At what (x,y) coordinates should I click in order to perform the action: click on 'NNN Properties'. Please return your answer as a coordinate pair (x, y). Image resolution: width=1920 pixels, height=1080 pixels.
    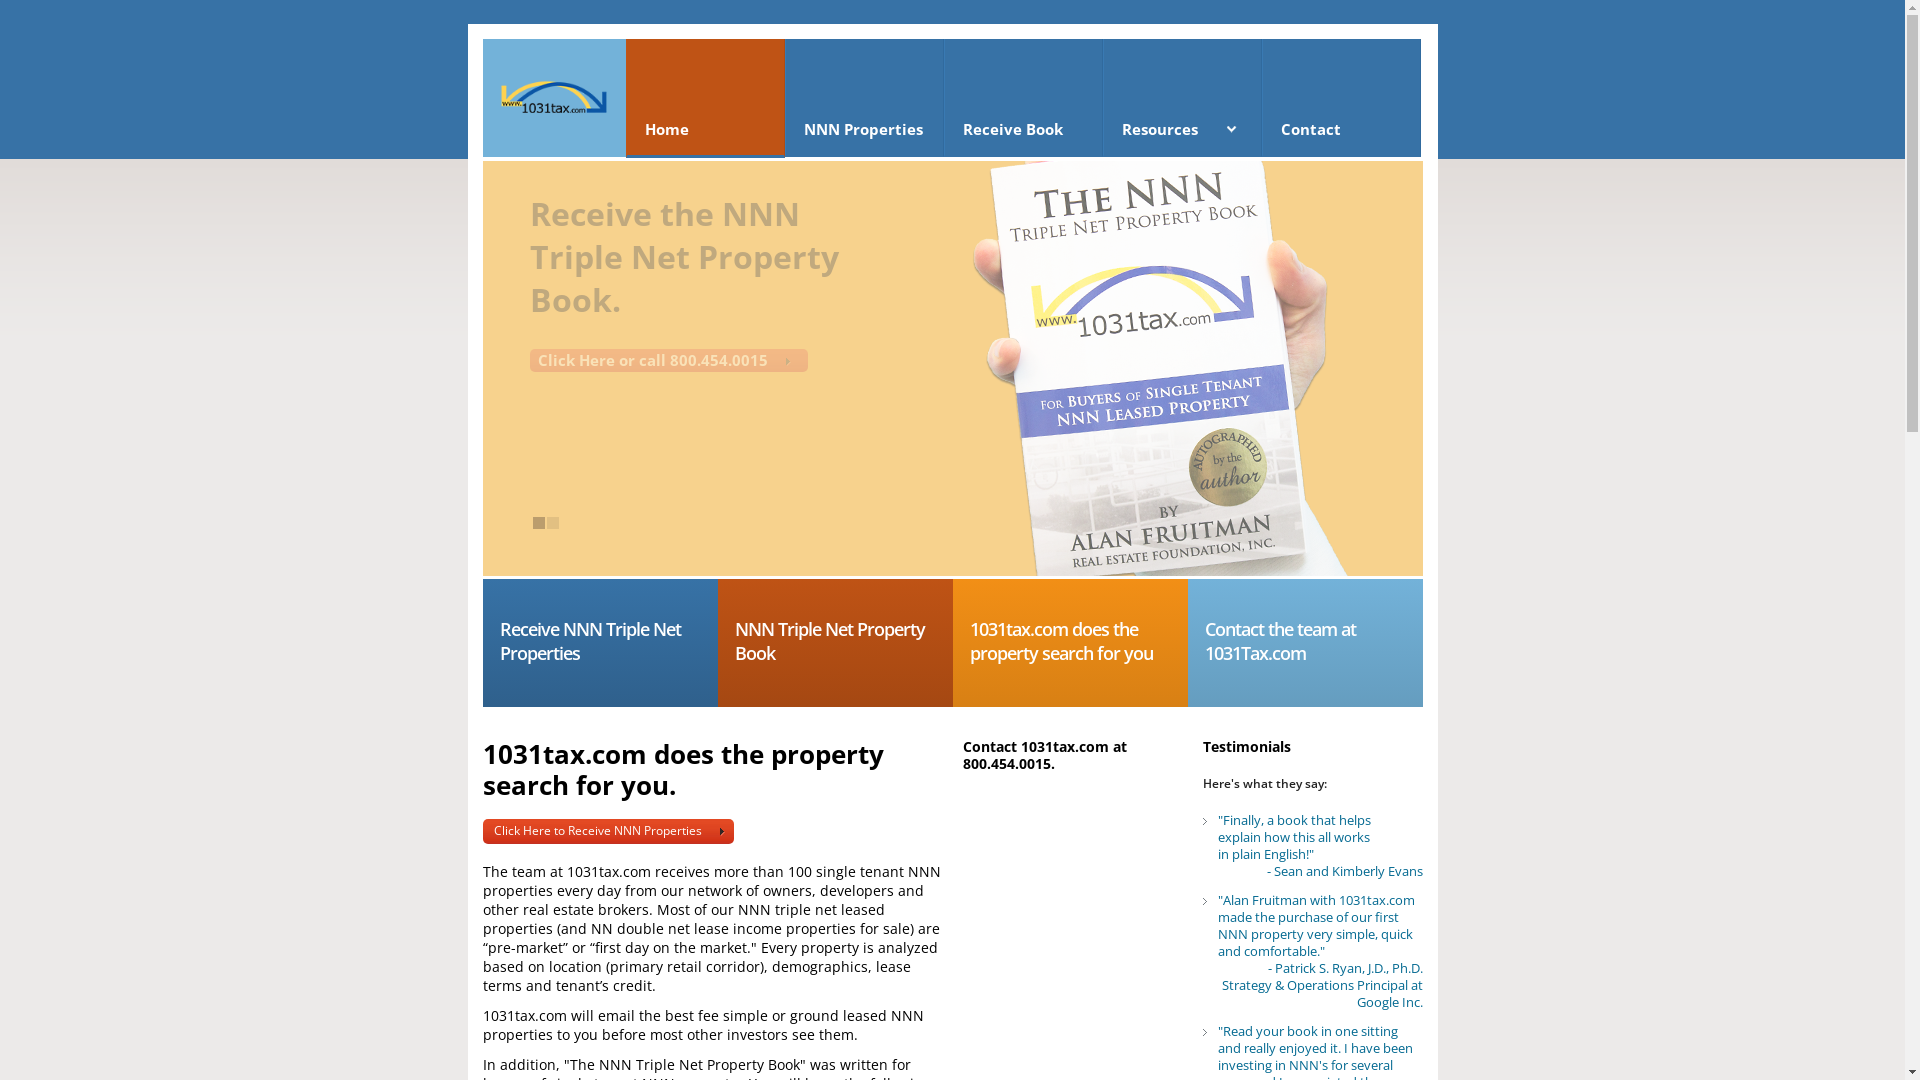
    Looking at the image, I should click on (863, 97).